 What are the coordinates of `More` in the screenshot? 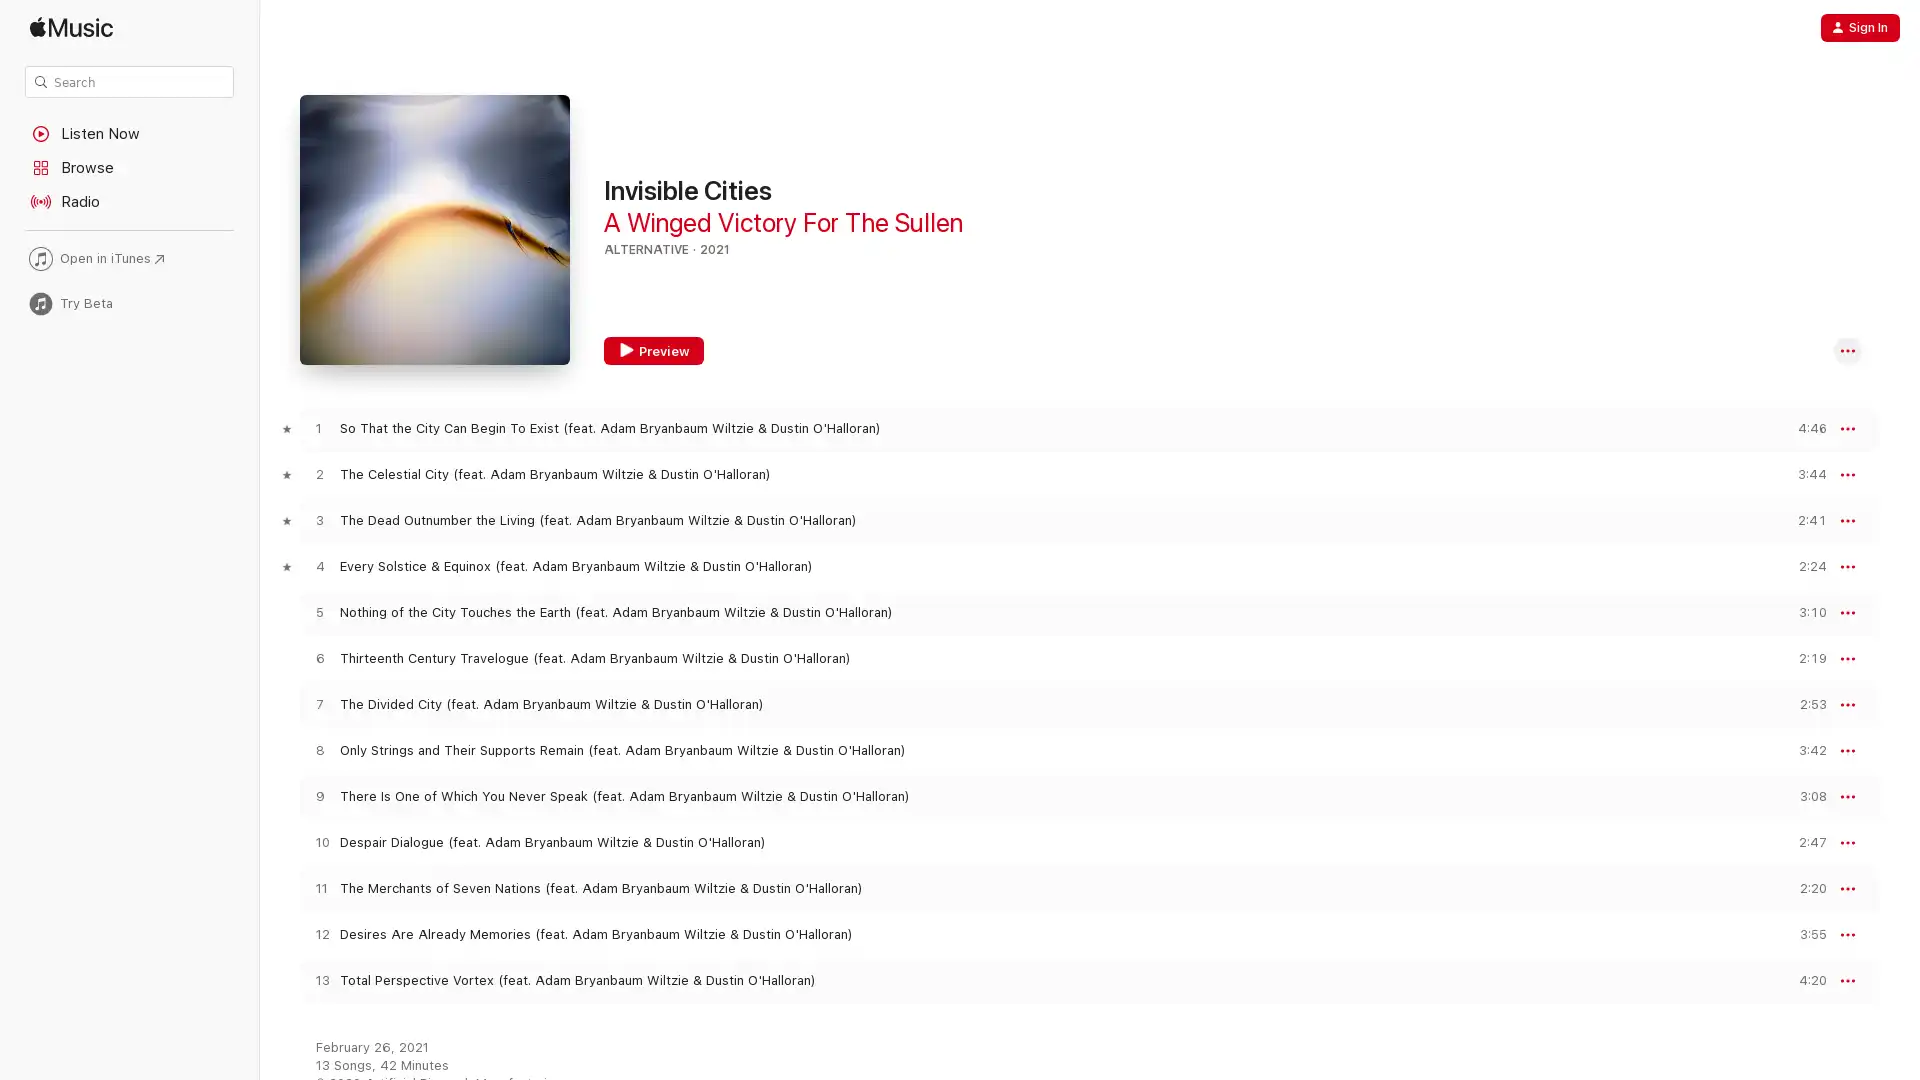 It's located at (1847, 612).